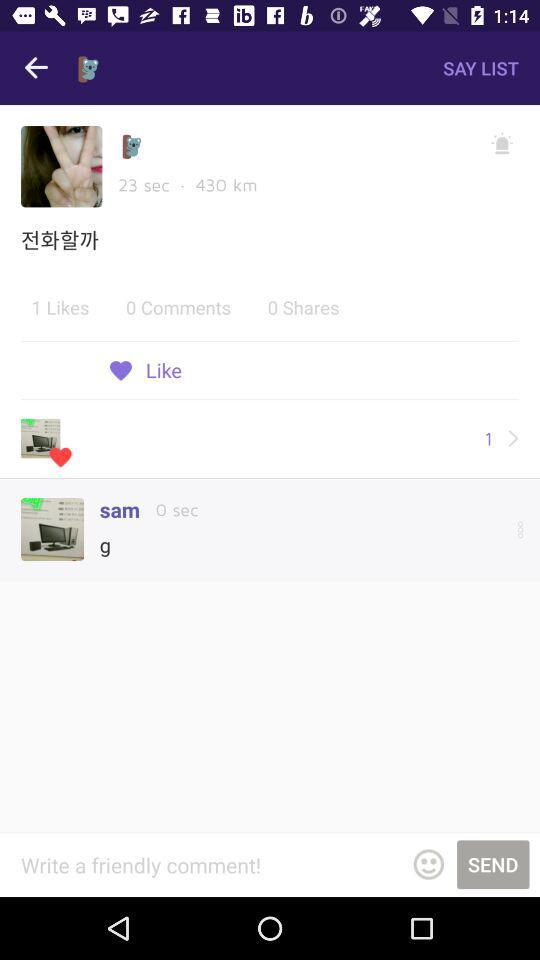  Describe the element at coordinates (36, 68) in the screenshot. I see `the arrow_backward icon` at that location.